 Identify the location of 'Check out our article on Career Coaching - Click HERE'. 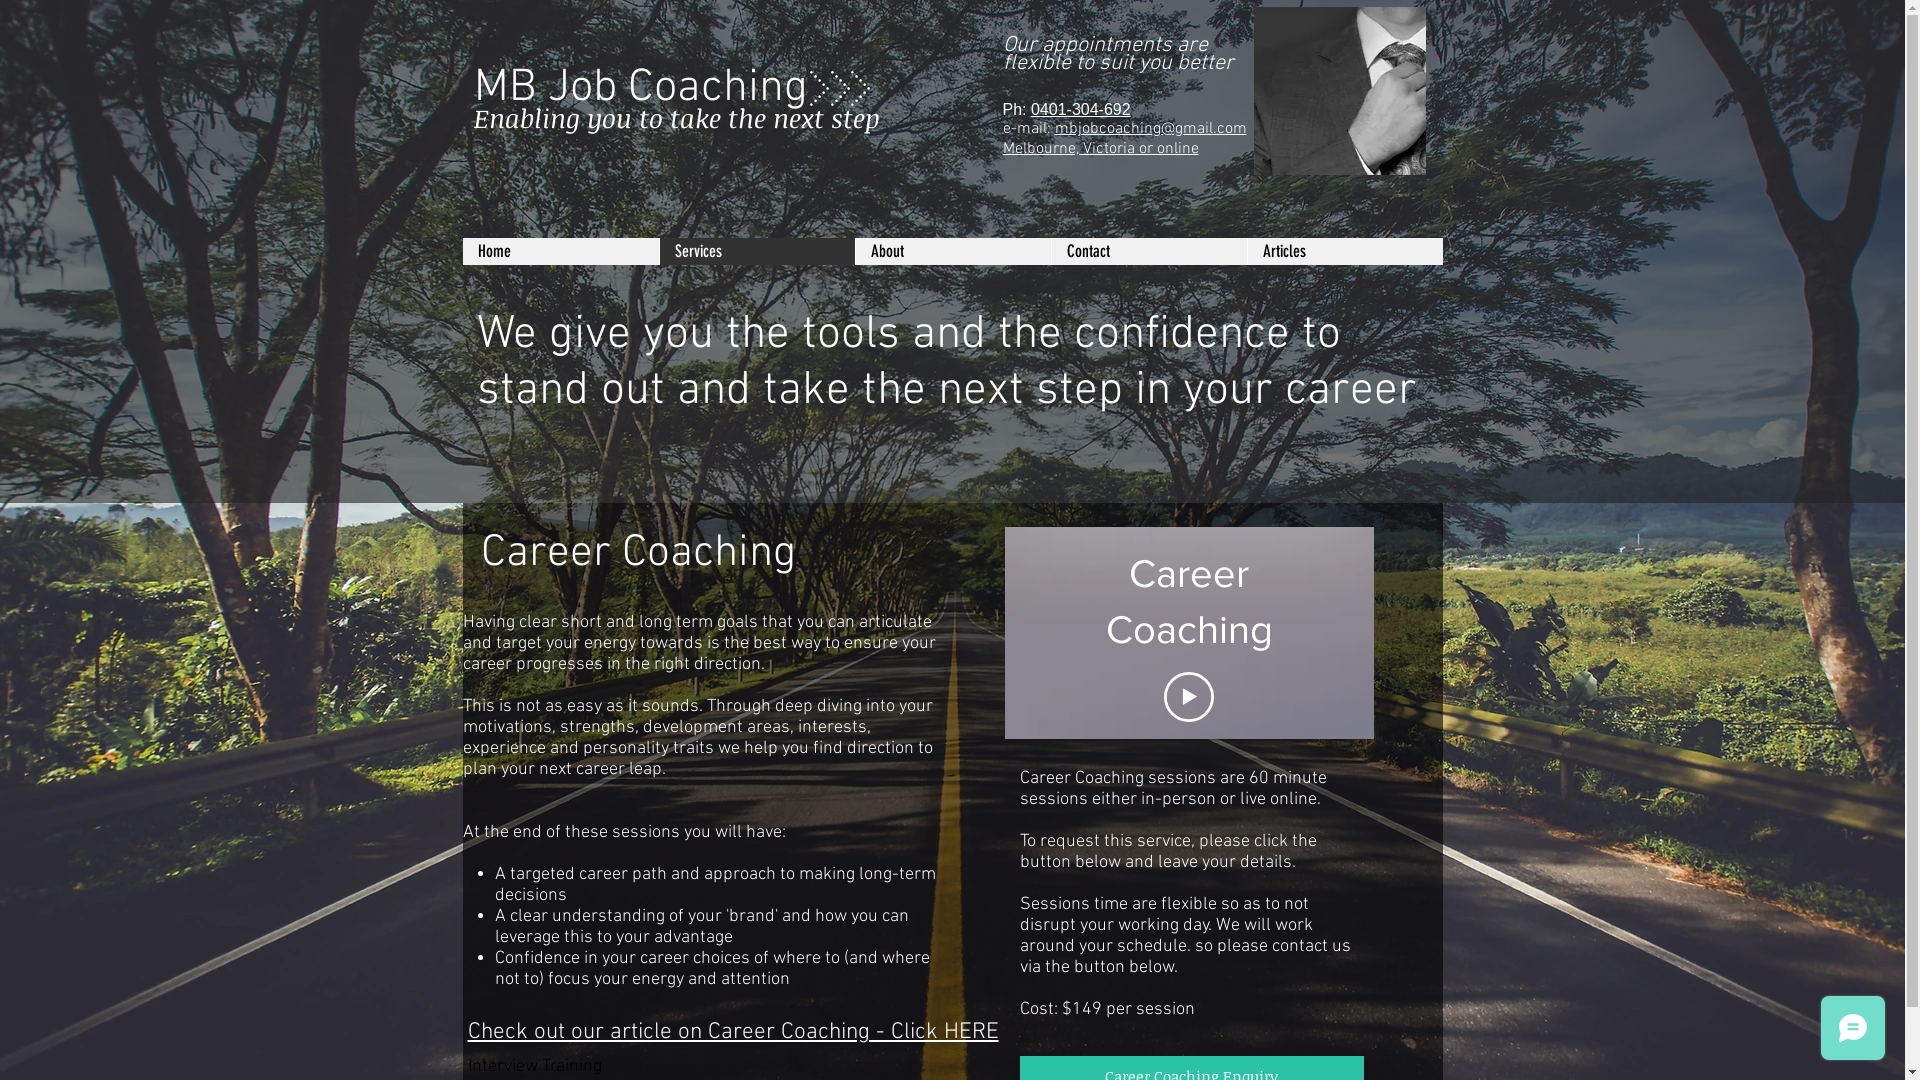
(732, 1032).